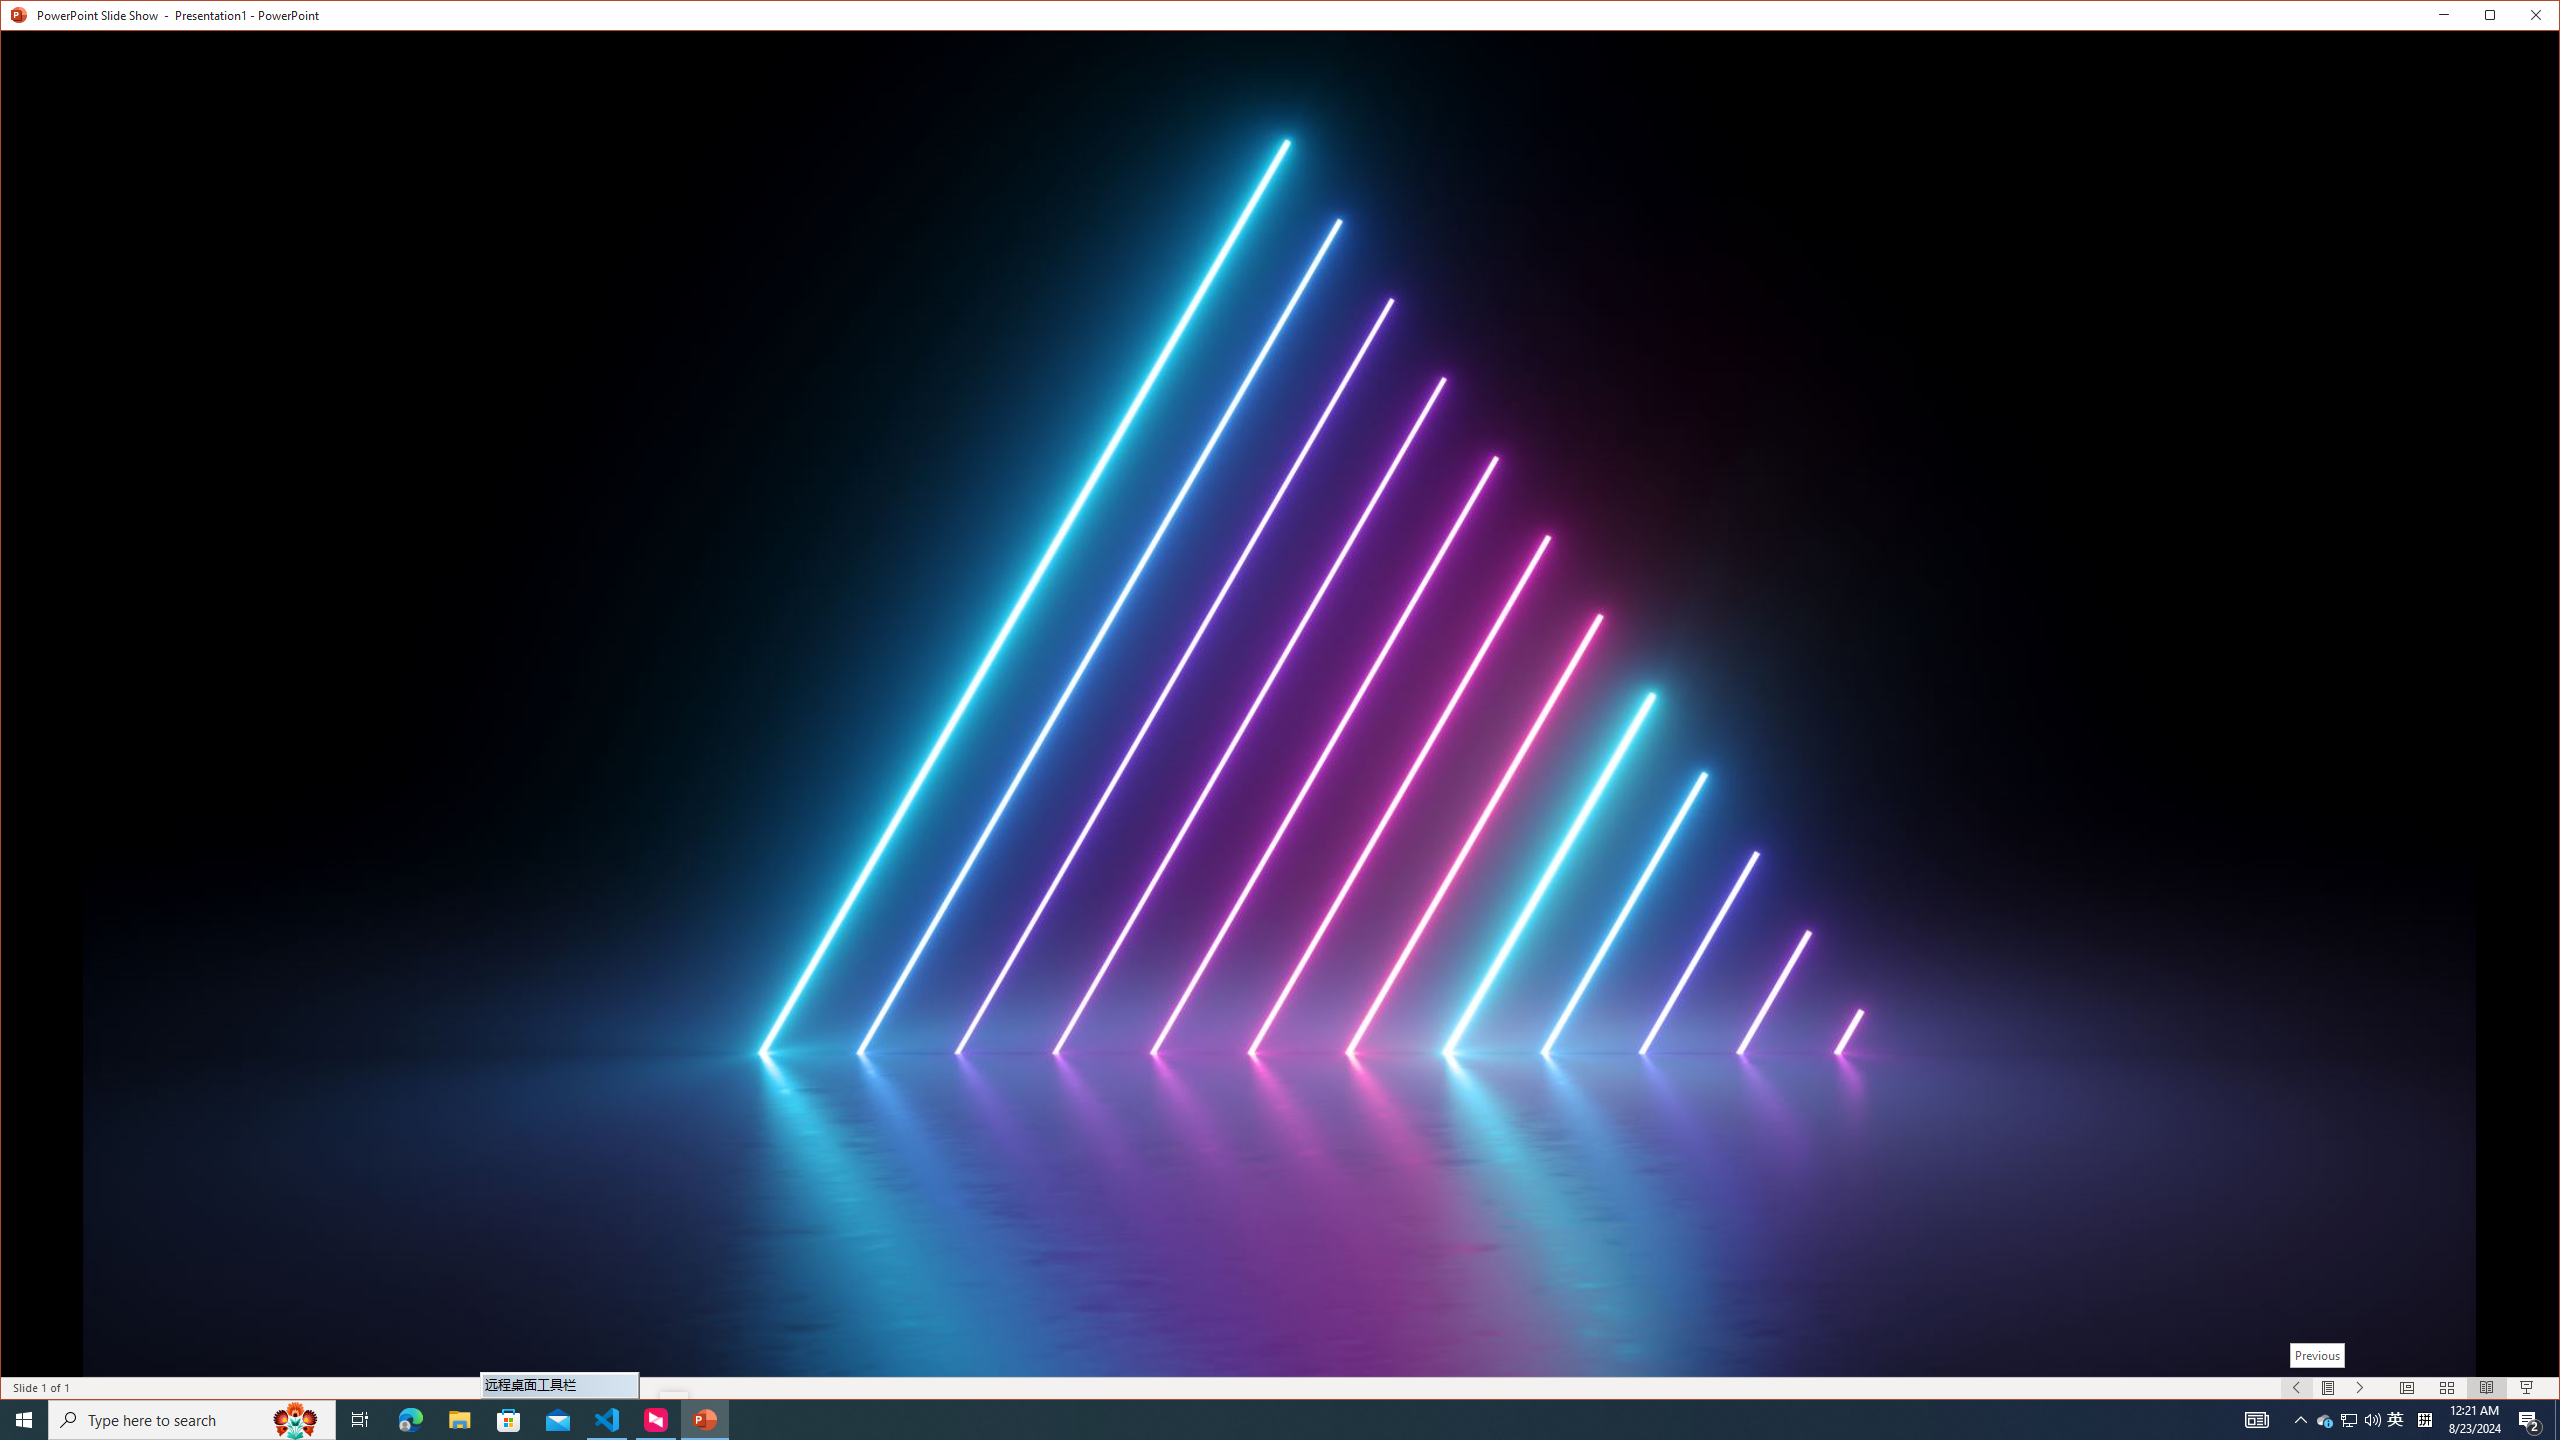  Describe the element at coordinates (2349, 1418) in the screenshot. I see `'User Promoted Notification Area'` at that location.